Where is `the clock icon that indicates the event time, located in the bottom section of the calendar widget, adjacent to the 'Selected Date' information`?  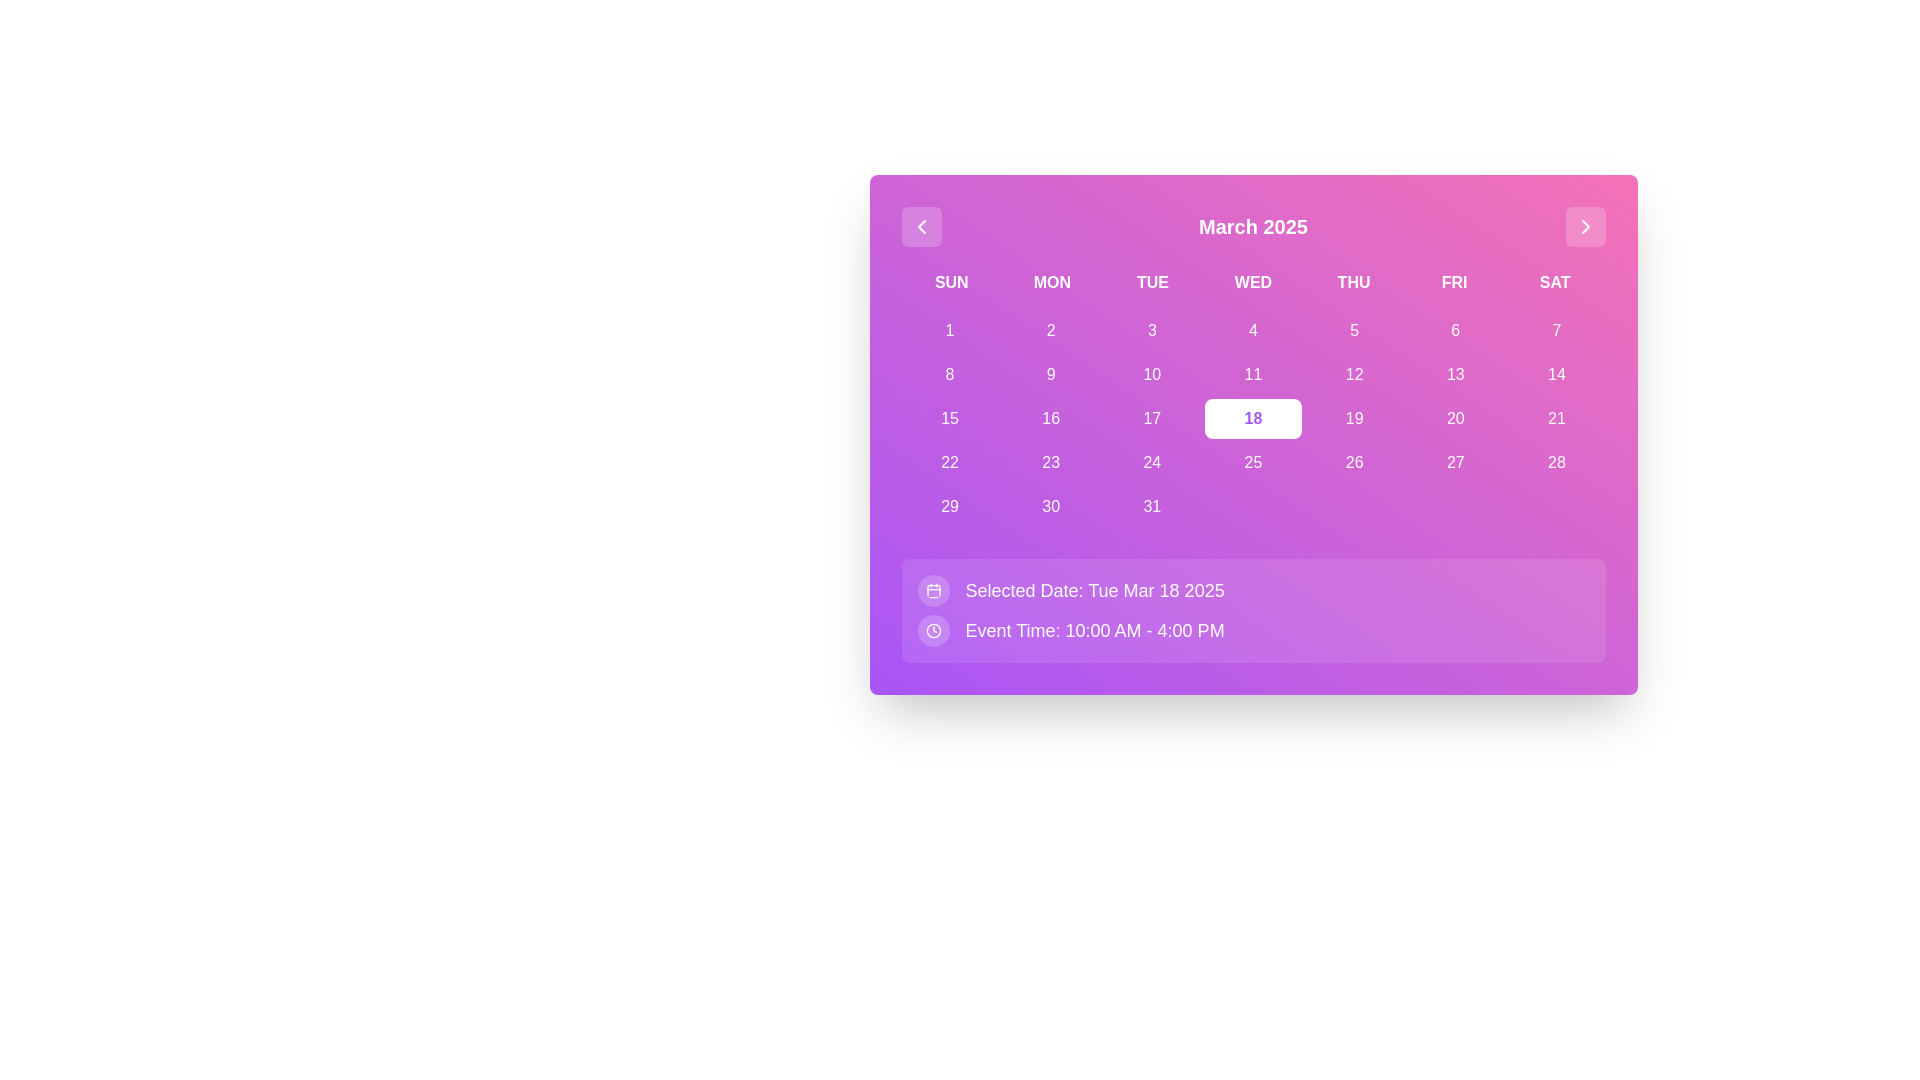
the clock icon that indicates the event time, located in the bottom section of the calendar widget, adjacent to the 'Selected Date' information is located at coordinates (932, 631).